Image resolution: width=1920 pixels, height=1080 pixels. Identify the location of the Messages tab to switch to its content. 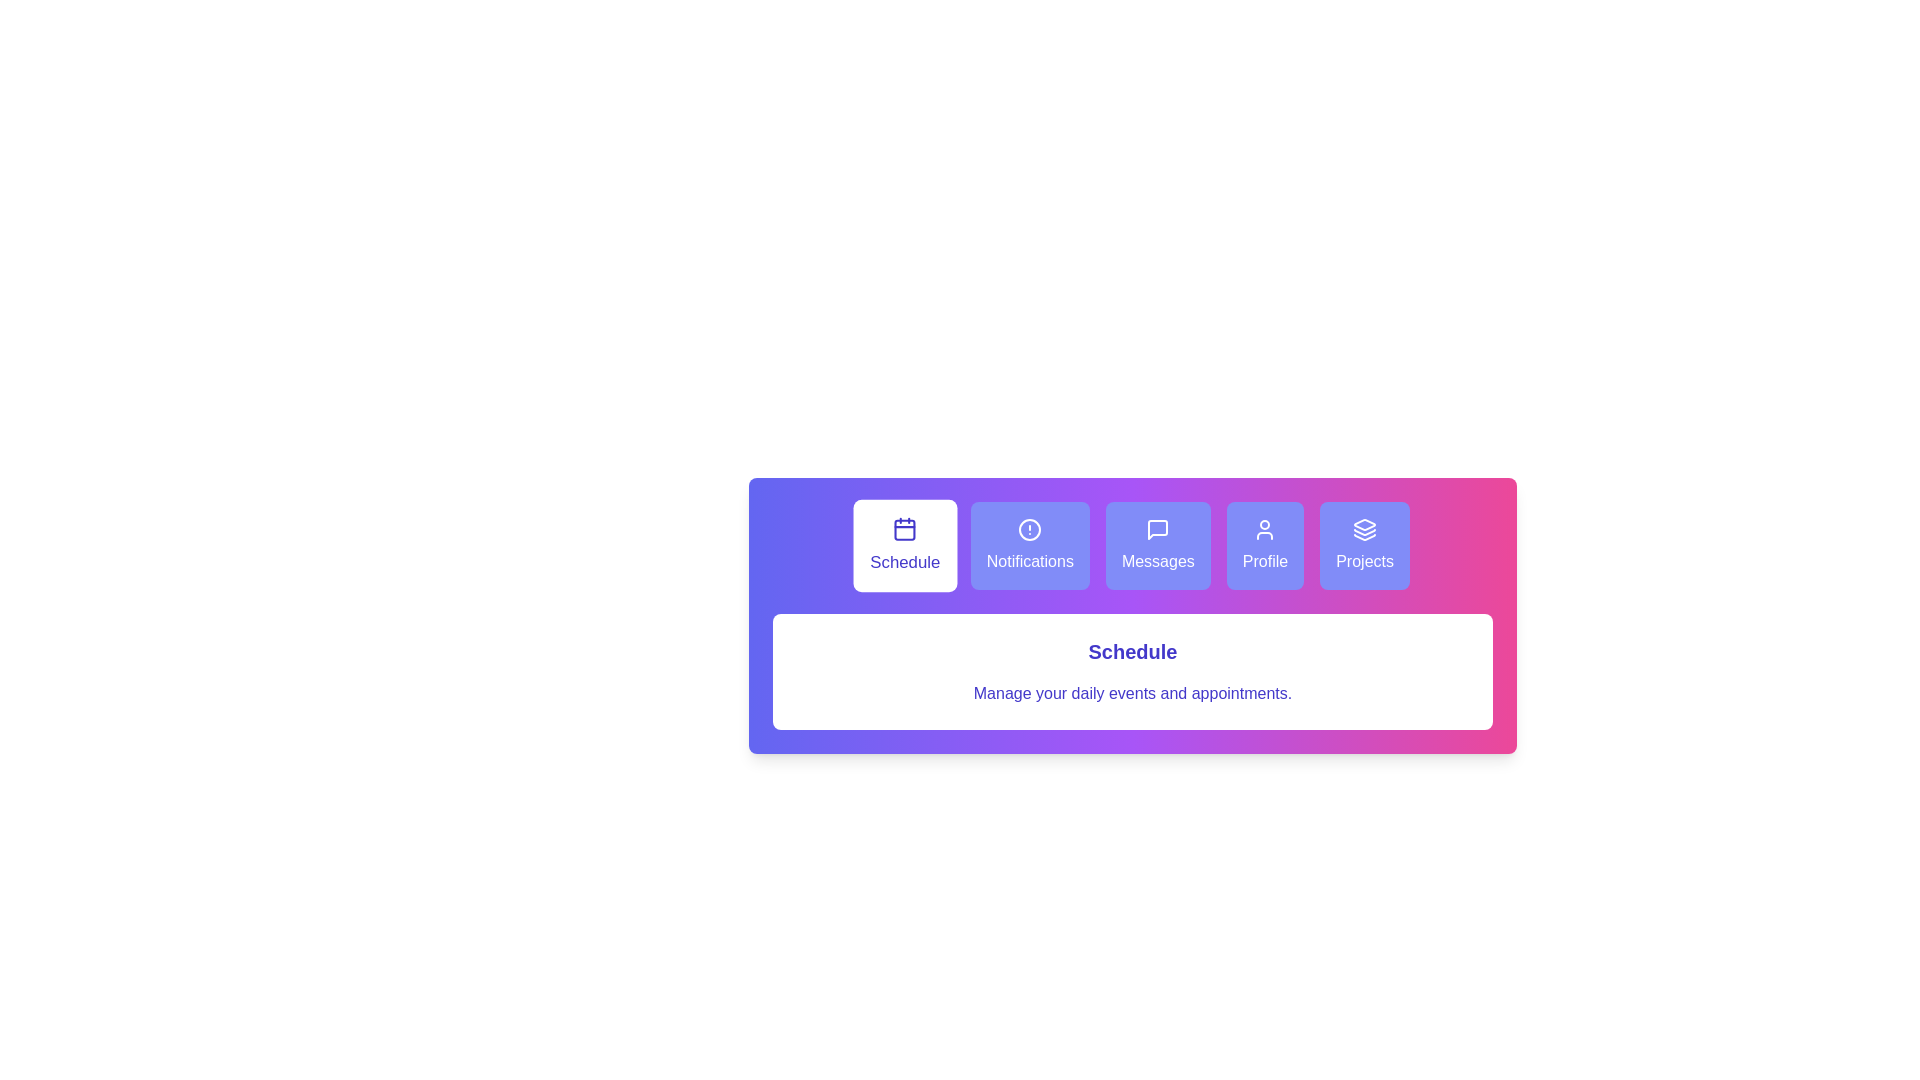
(1158, 546).